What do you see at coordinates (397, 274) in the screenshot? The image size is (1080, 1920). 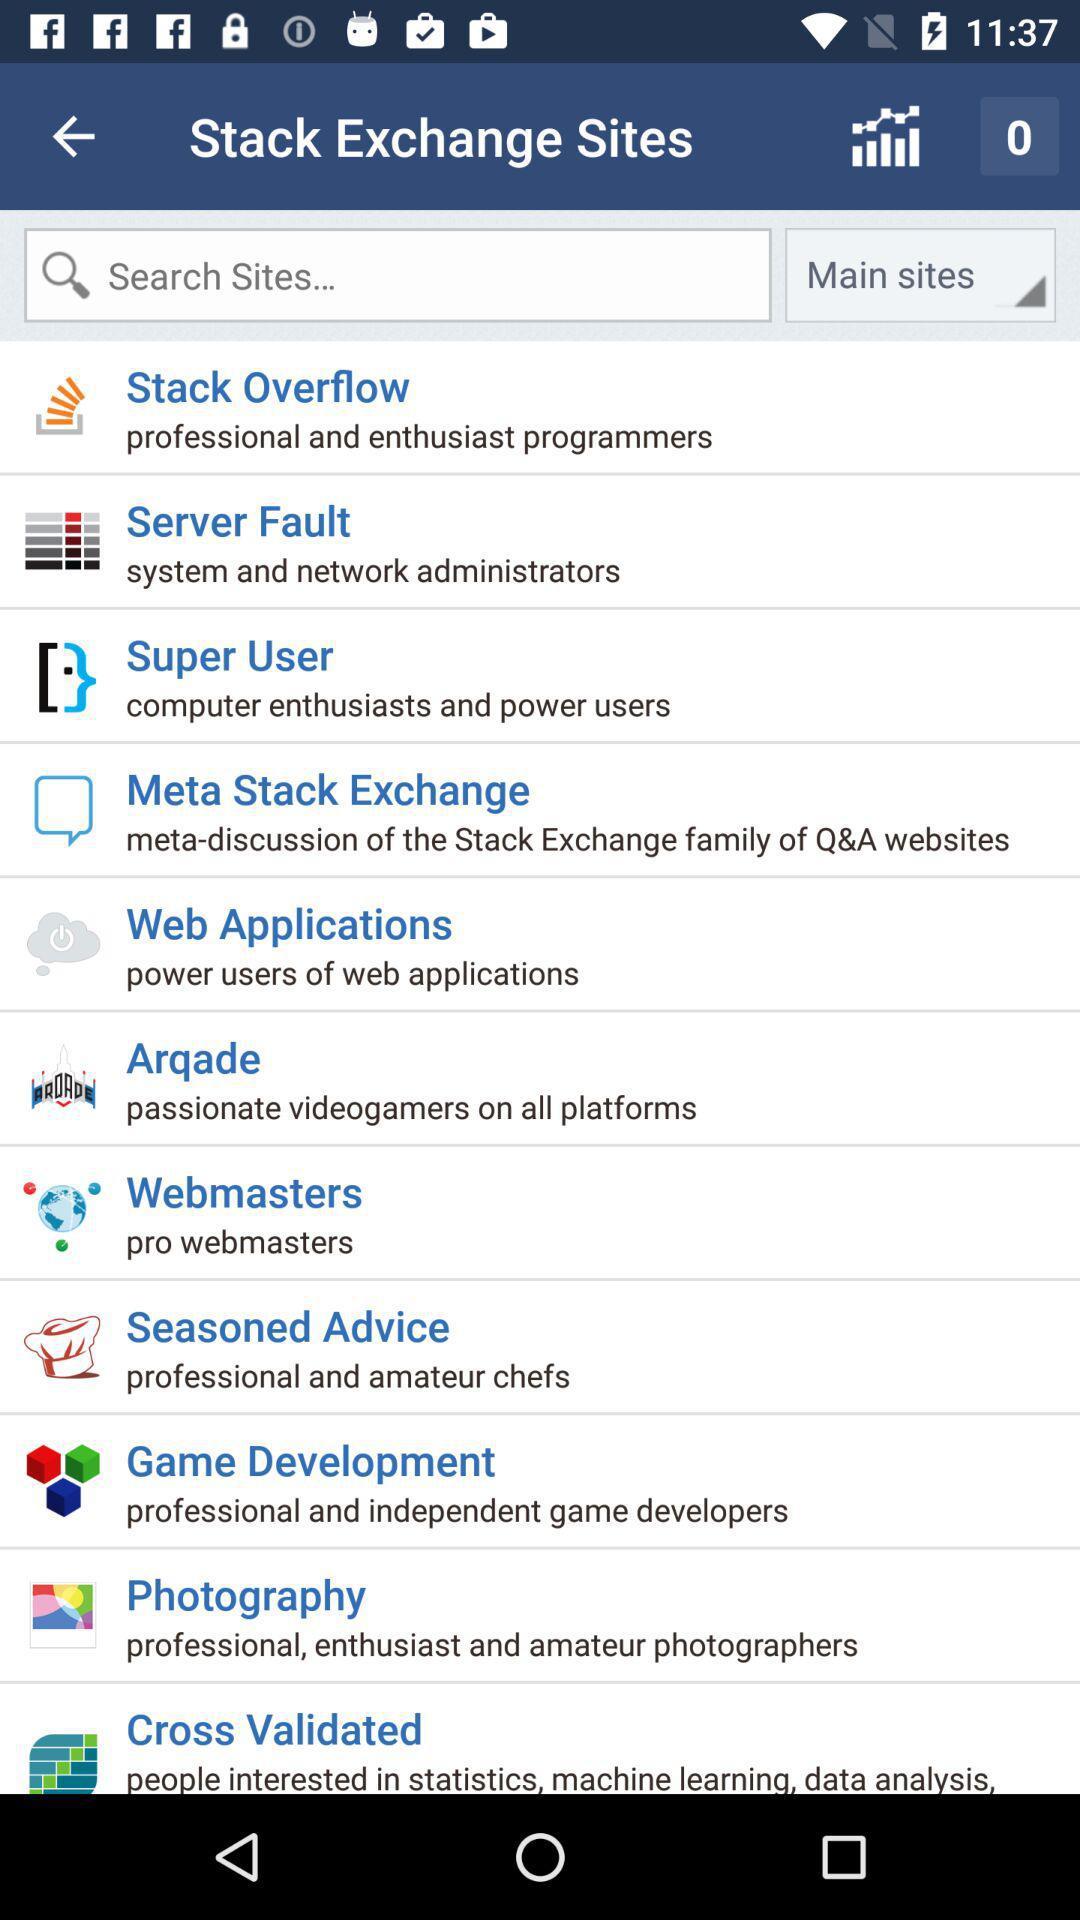 I see `write something to search for it` at bounding box center [397, 274].